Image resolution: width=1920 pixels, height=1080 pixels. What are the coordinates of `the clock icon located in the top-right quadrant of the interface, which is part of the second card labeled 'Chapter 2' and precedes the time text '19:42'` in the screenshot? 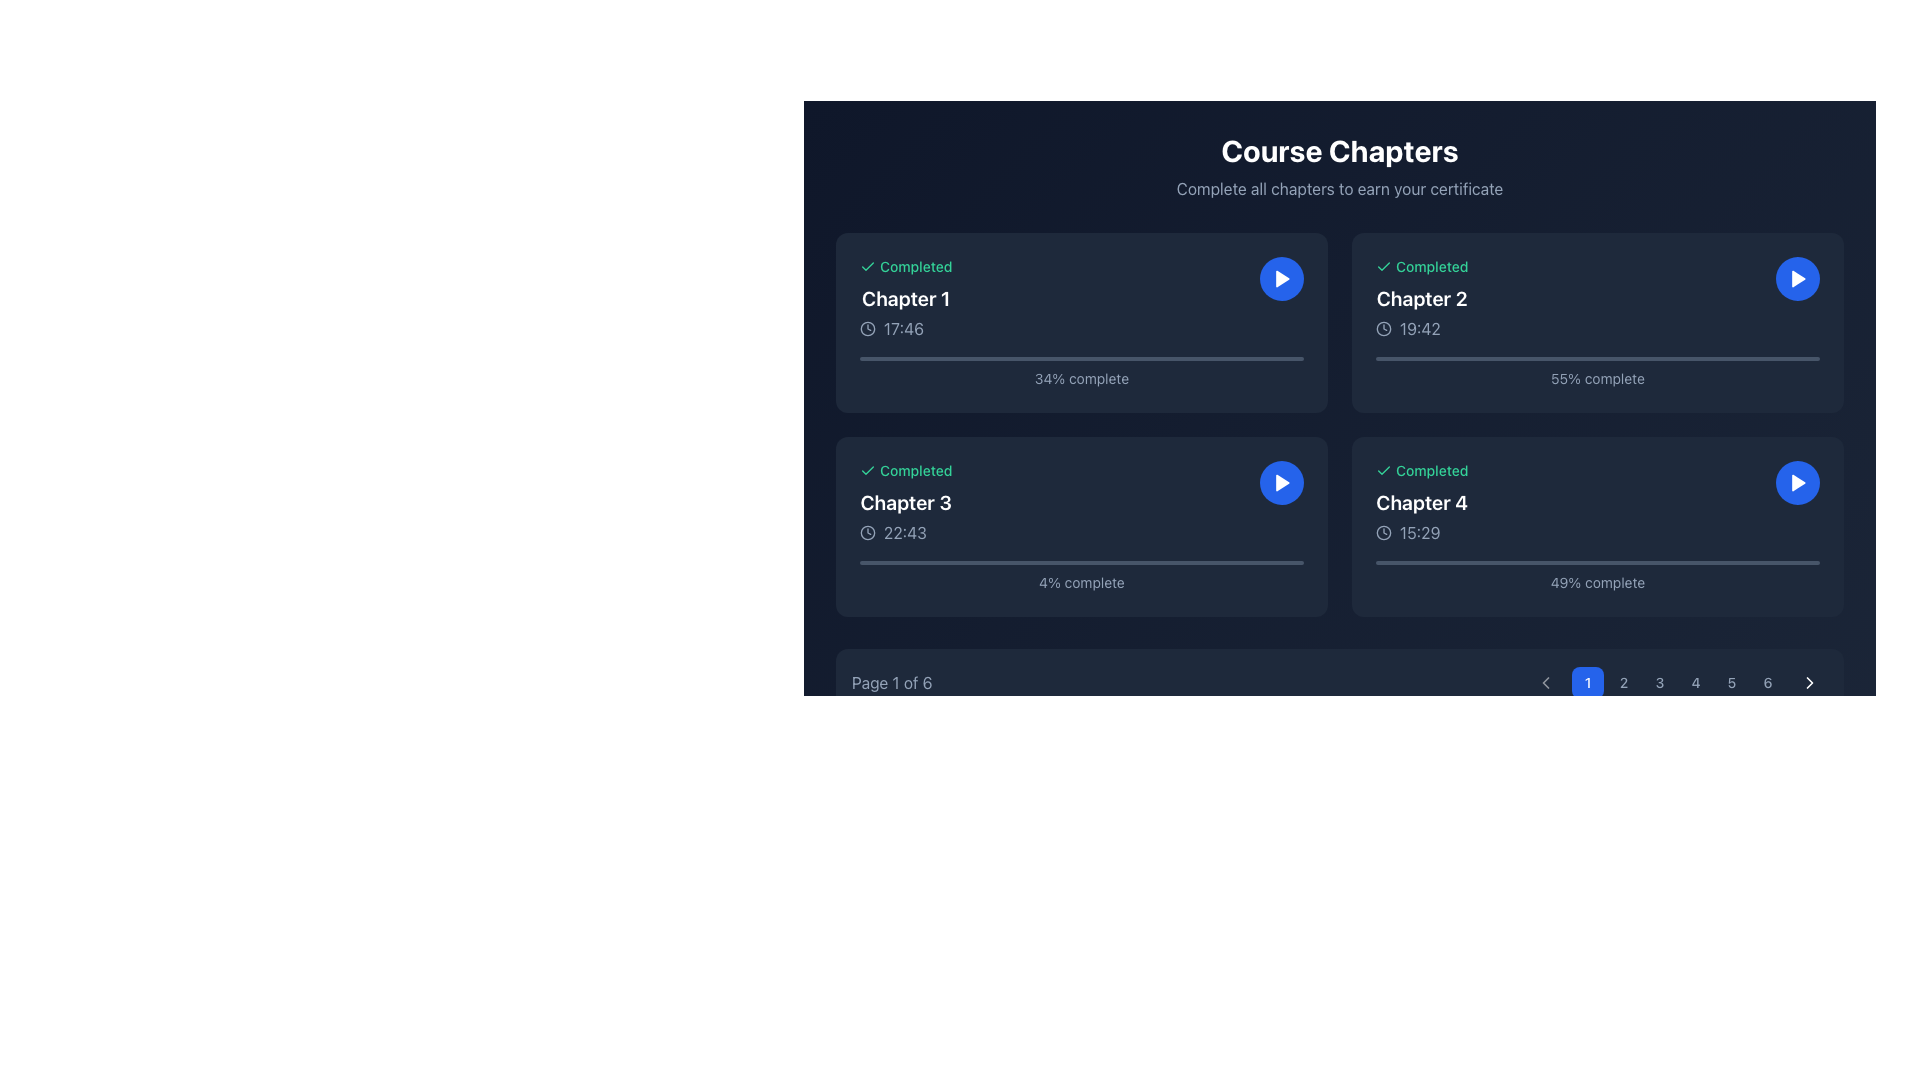 It's located at (1382, 327).